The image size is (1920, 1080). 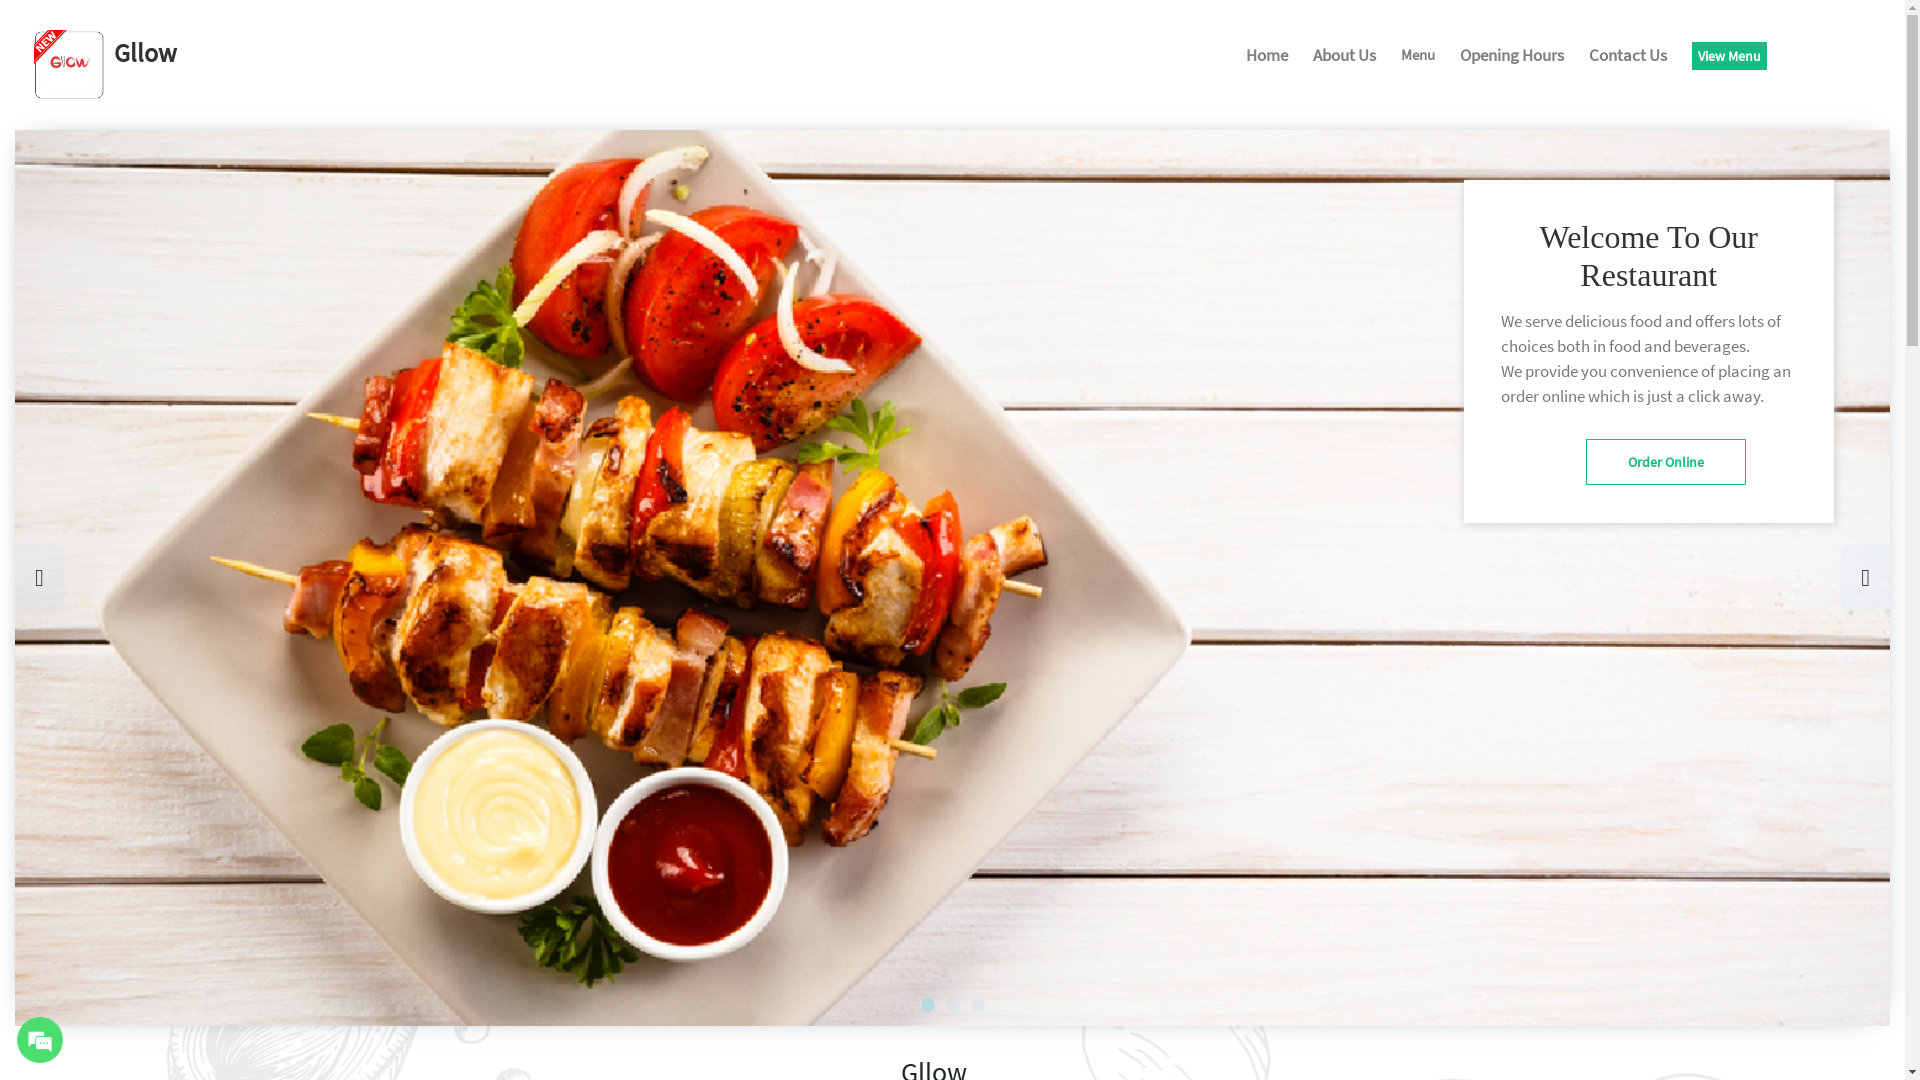 I want to click on 'View Menu', so click(x=1690, y=55).